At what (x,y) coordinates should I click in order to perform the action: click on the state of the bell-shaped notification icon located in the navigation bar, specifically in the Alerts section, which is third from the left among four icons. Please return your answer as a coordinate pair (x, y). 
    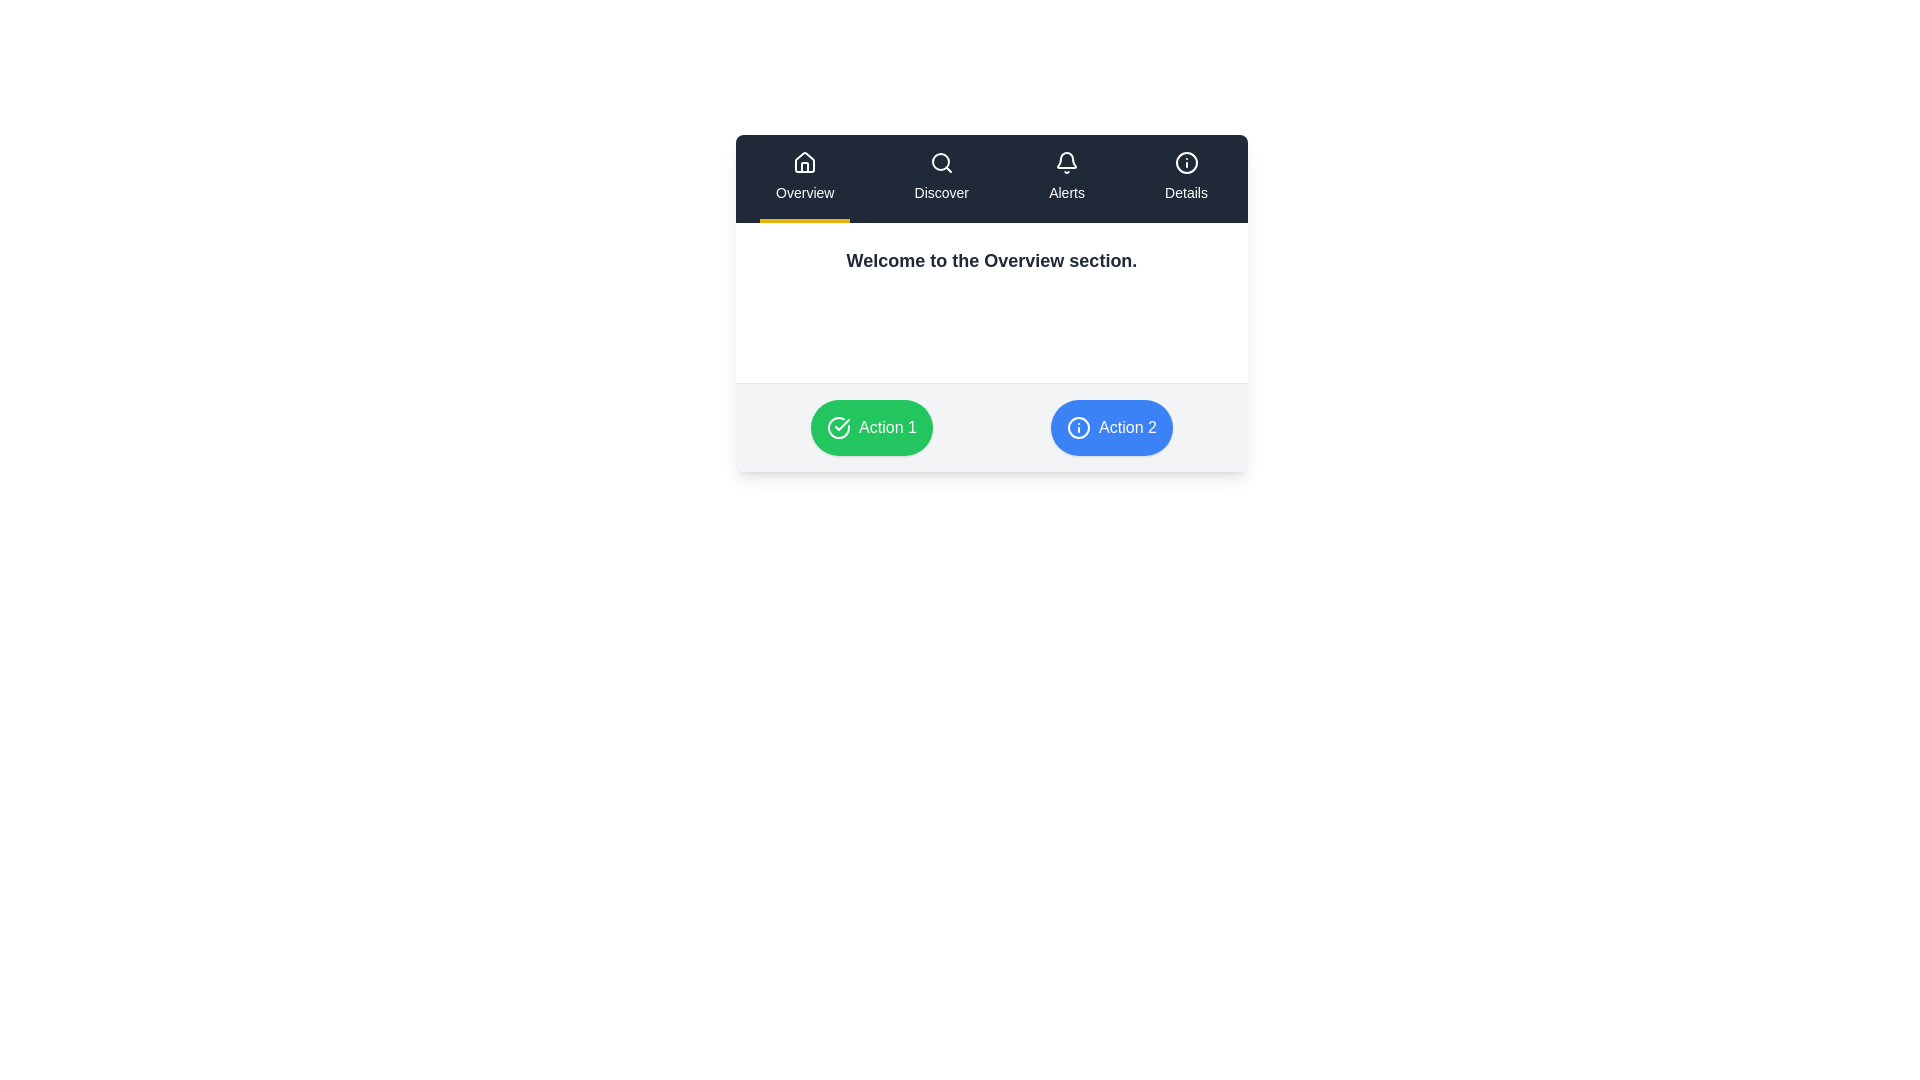
    Looking at the image, I should click on (1066, 159).